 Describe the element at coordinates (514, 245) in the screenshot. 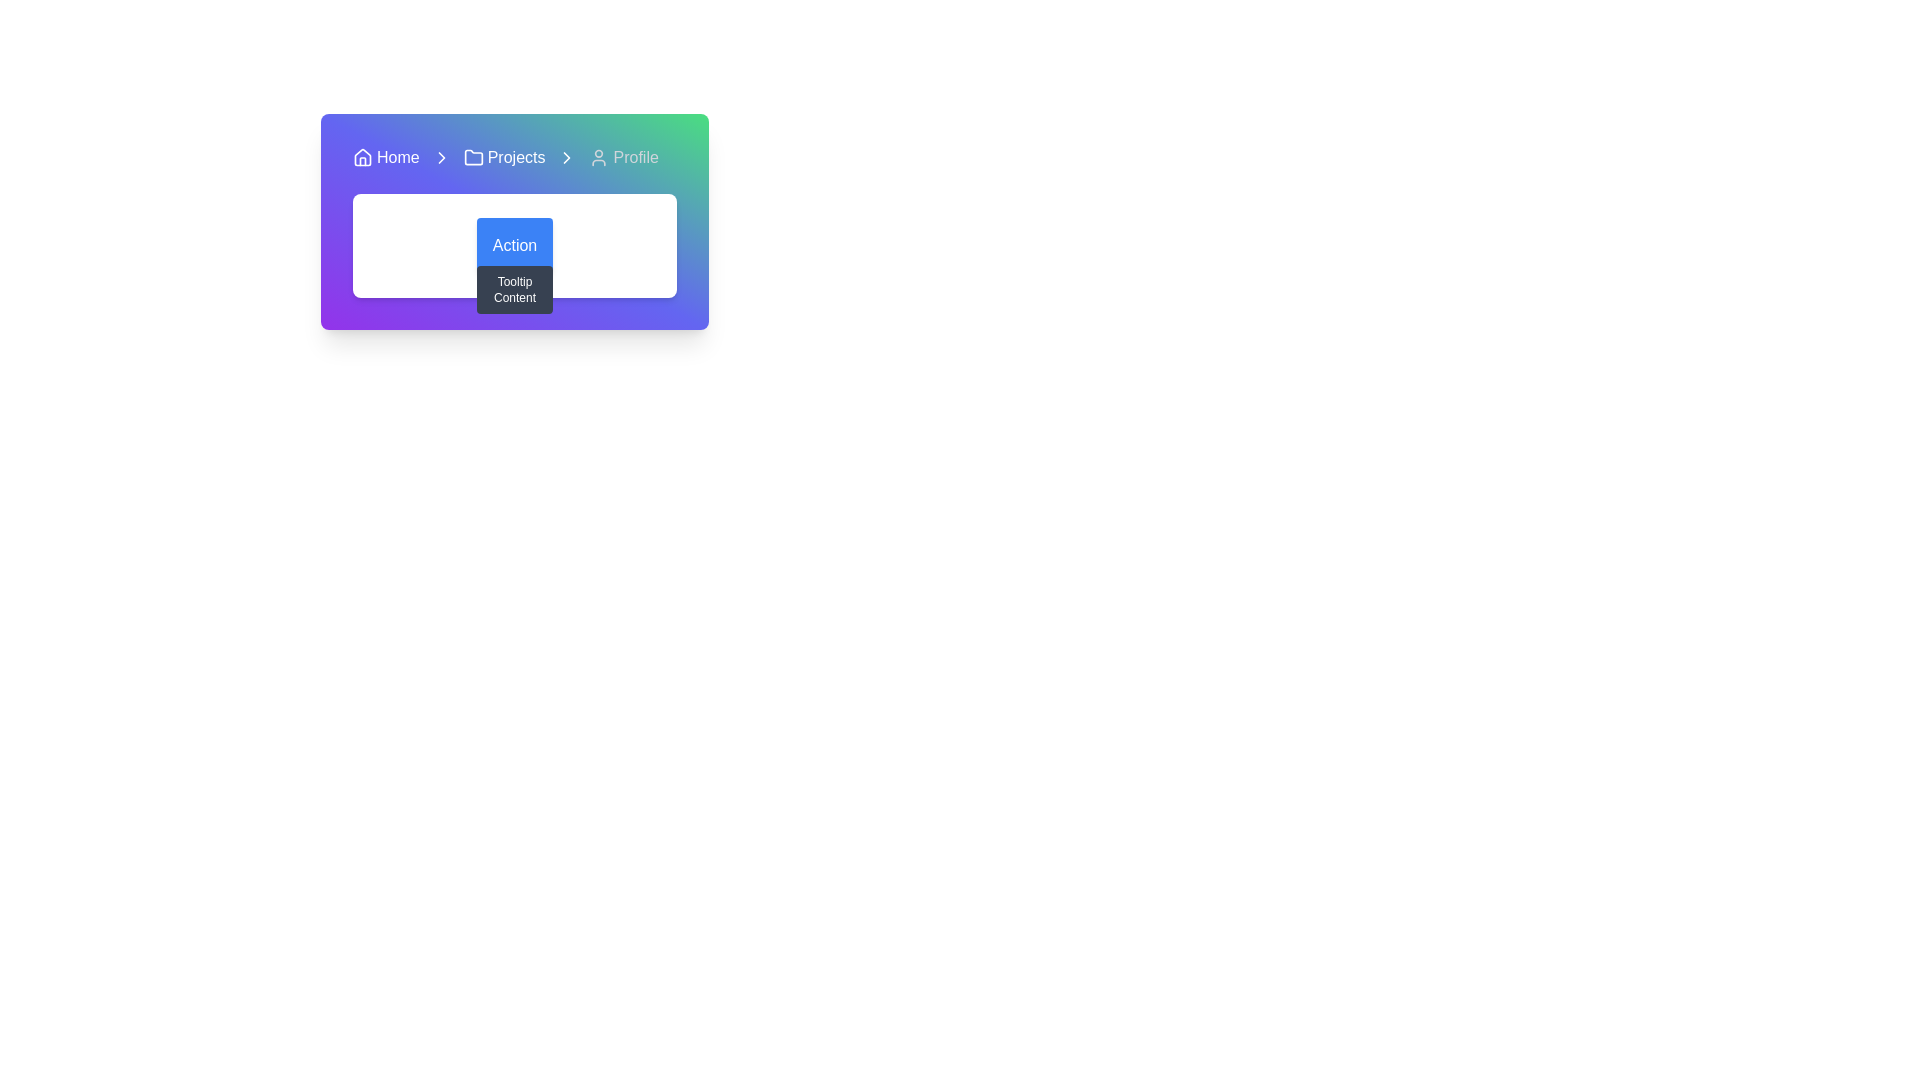

I see `the blue button labeled 'Action'` at that location.